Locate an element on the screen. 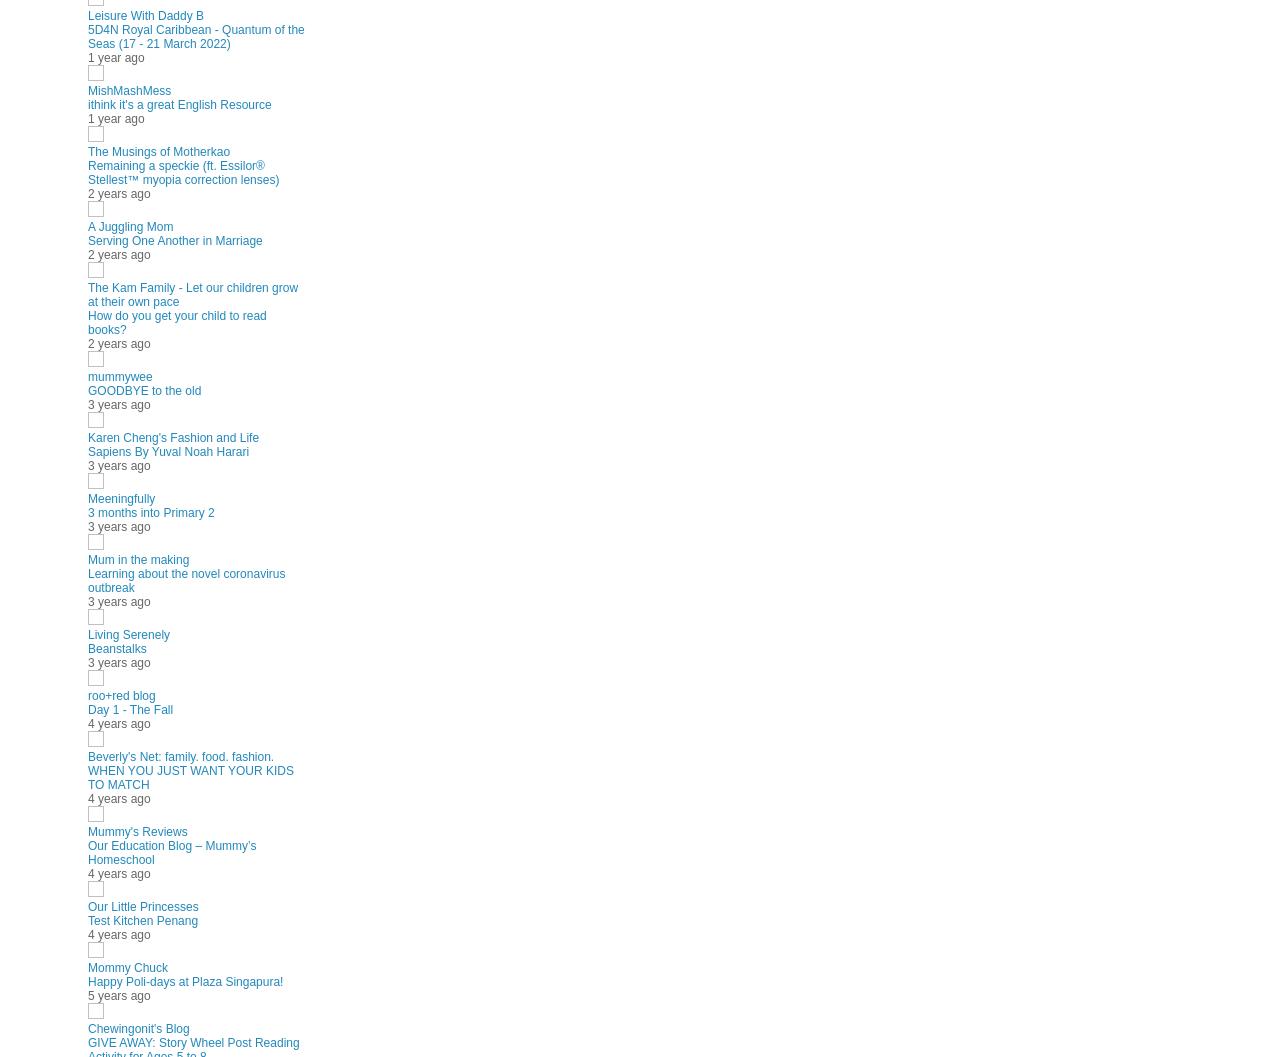 This screenshot has height=1057, width=1288. 'The Musings of Motherkao' is located at coordinates (158, 151).